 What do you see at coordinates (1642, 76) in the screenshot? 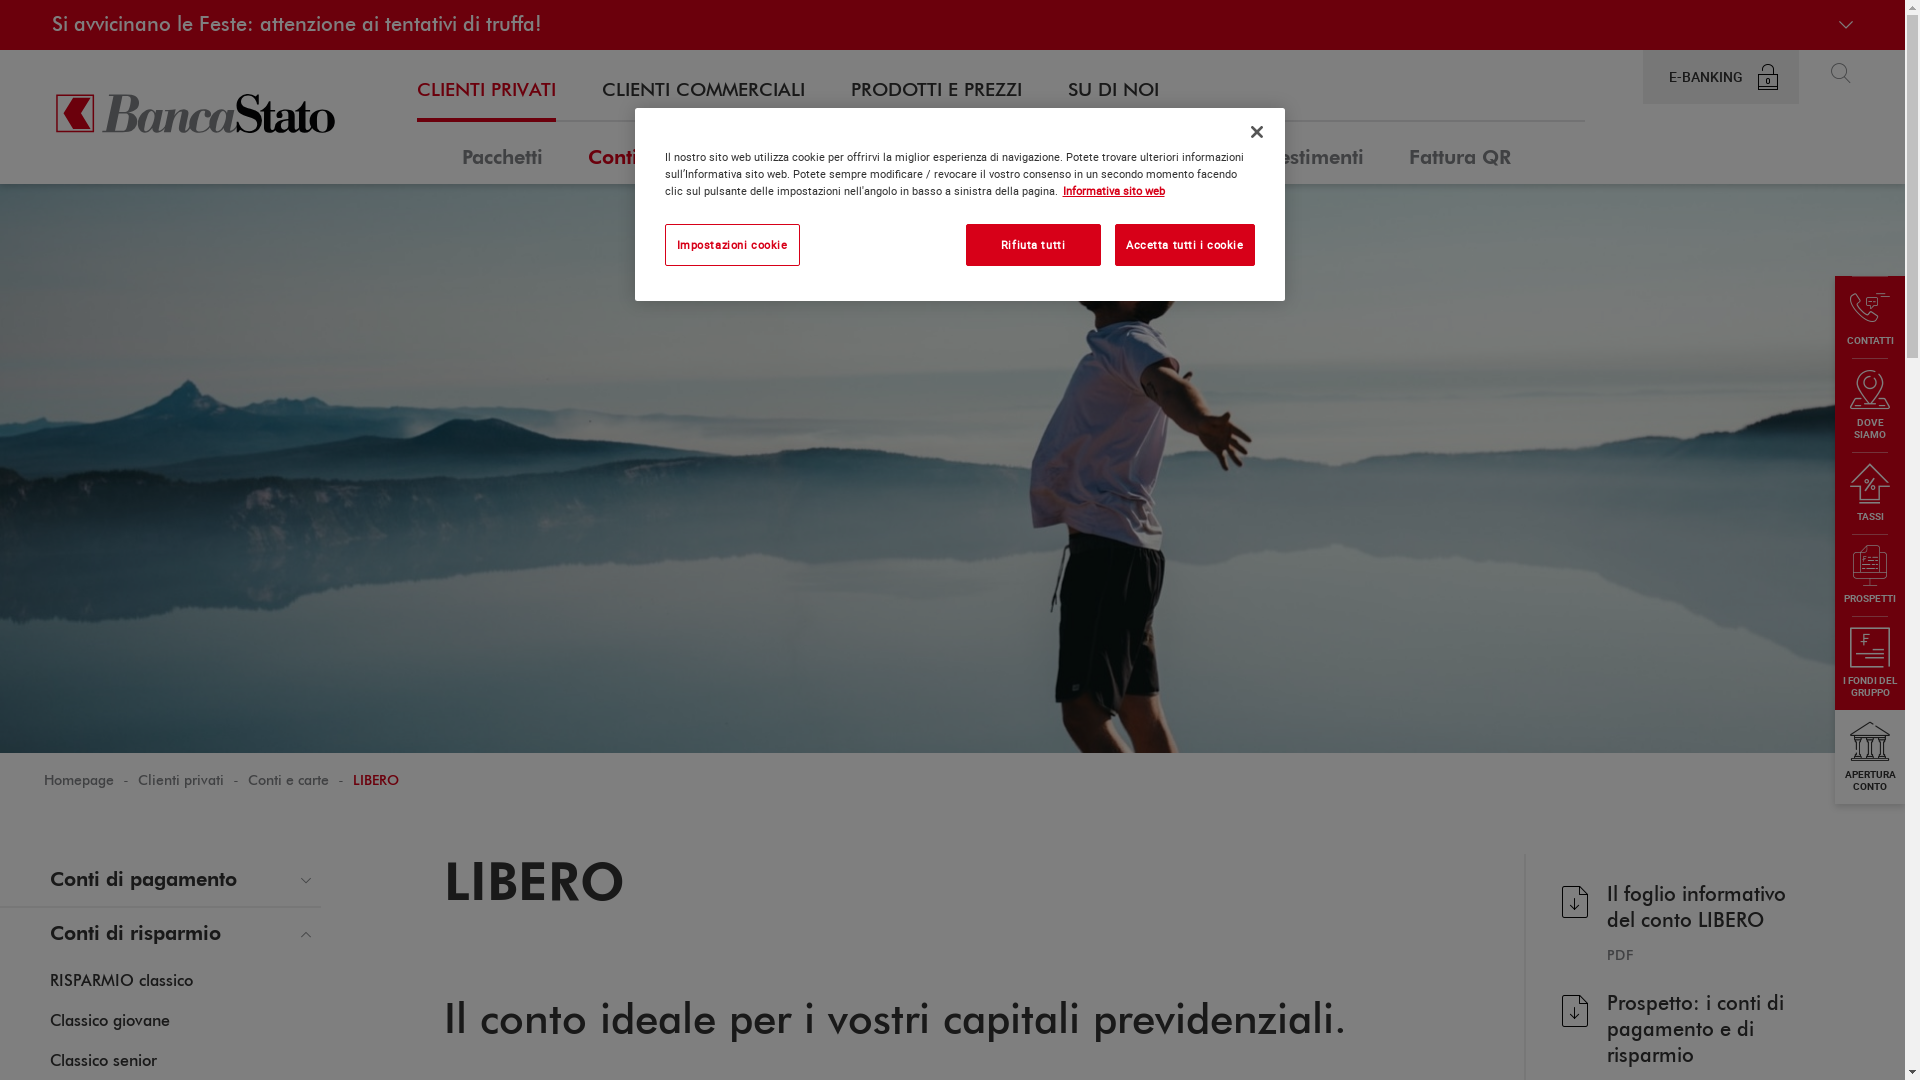
I see `'E-BANKING'` at bounding box center [1642, 76].